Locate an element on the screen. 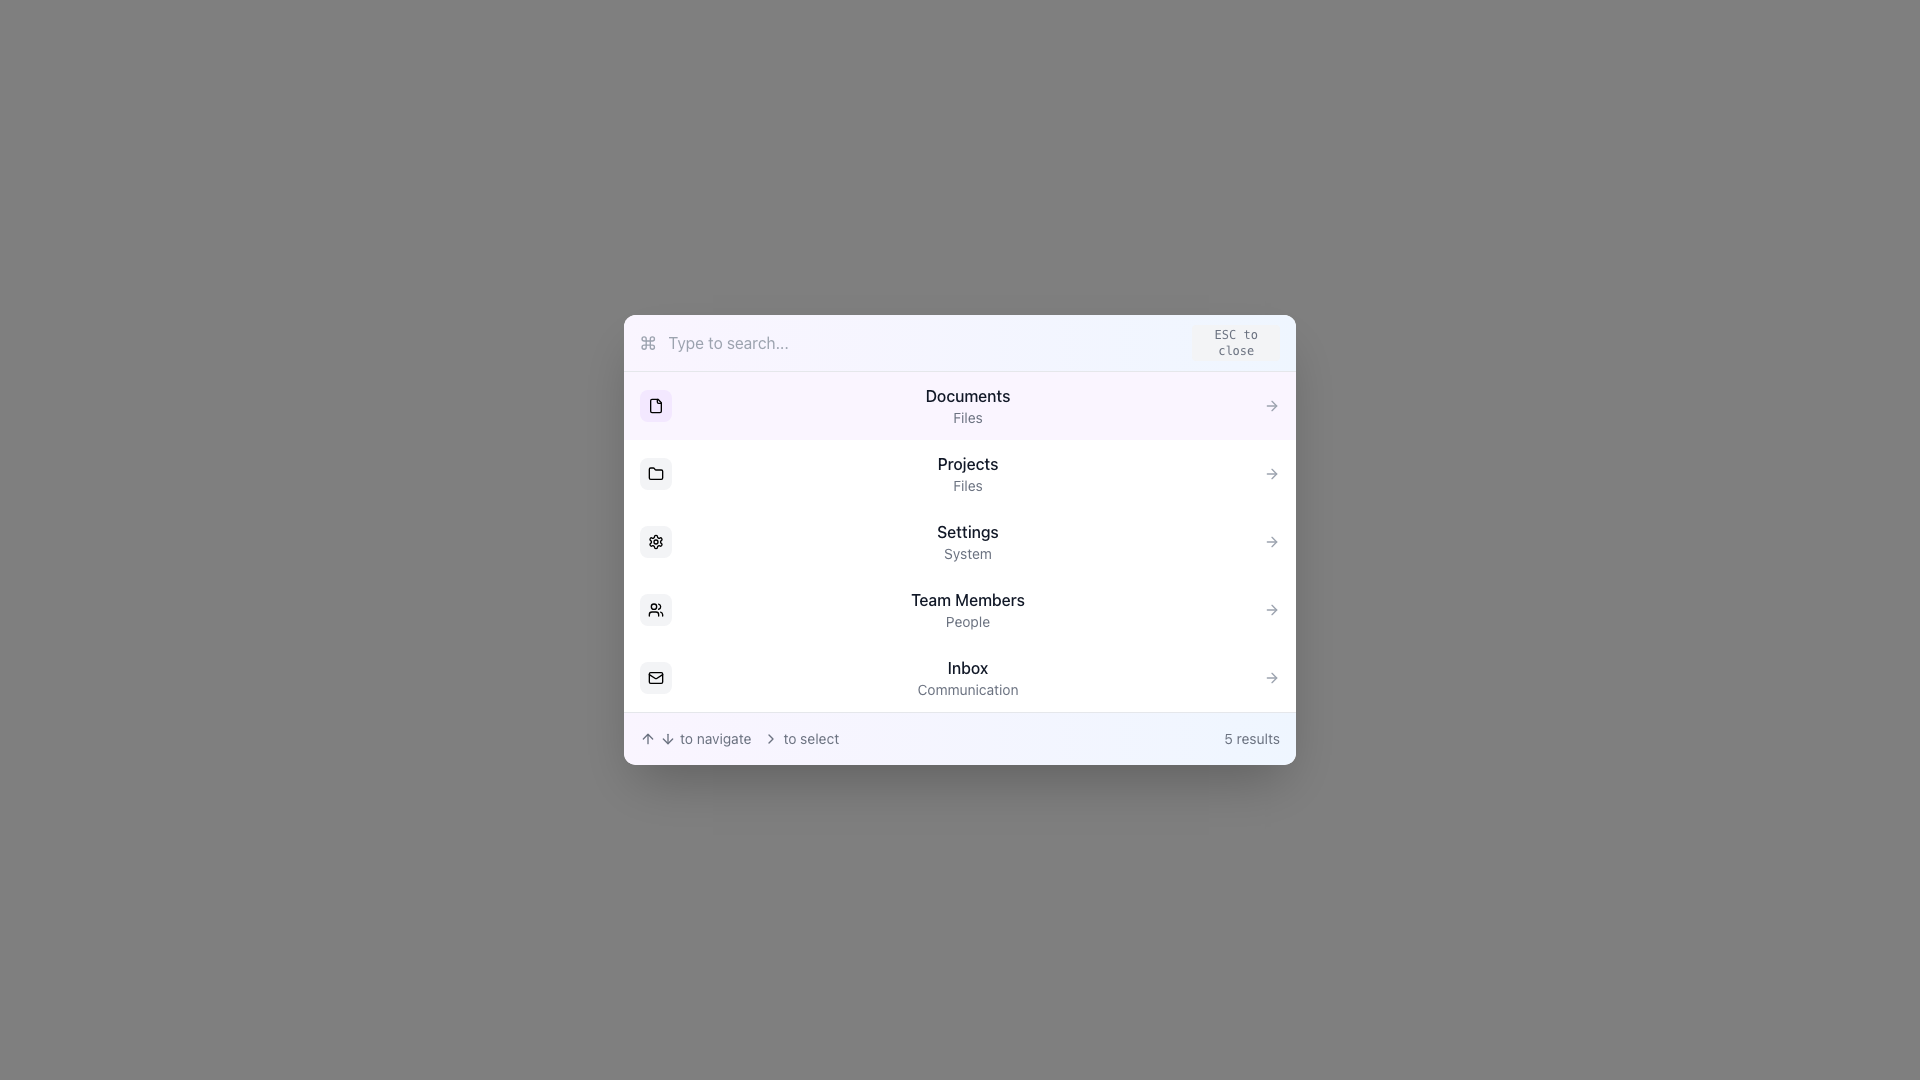  the gray arrow icon located at the far-right edge of the 'Projects' item row is located at coordinates (1271, 474).